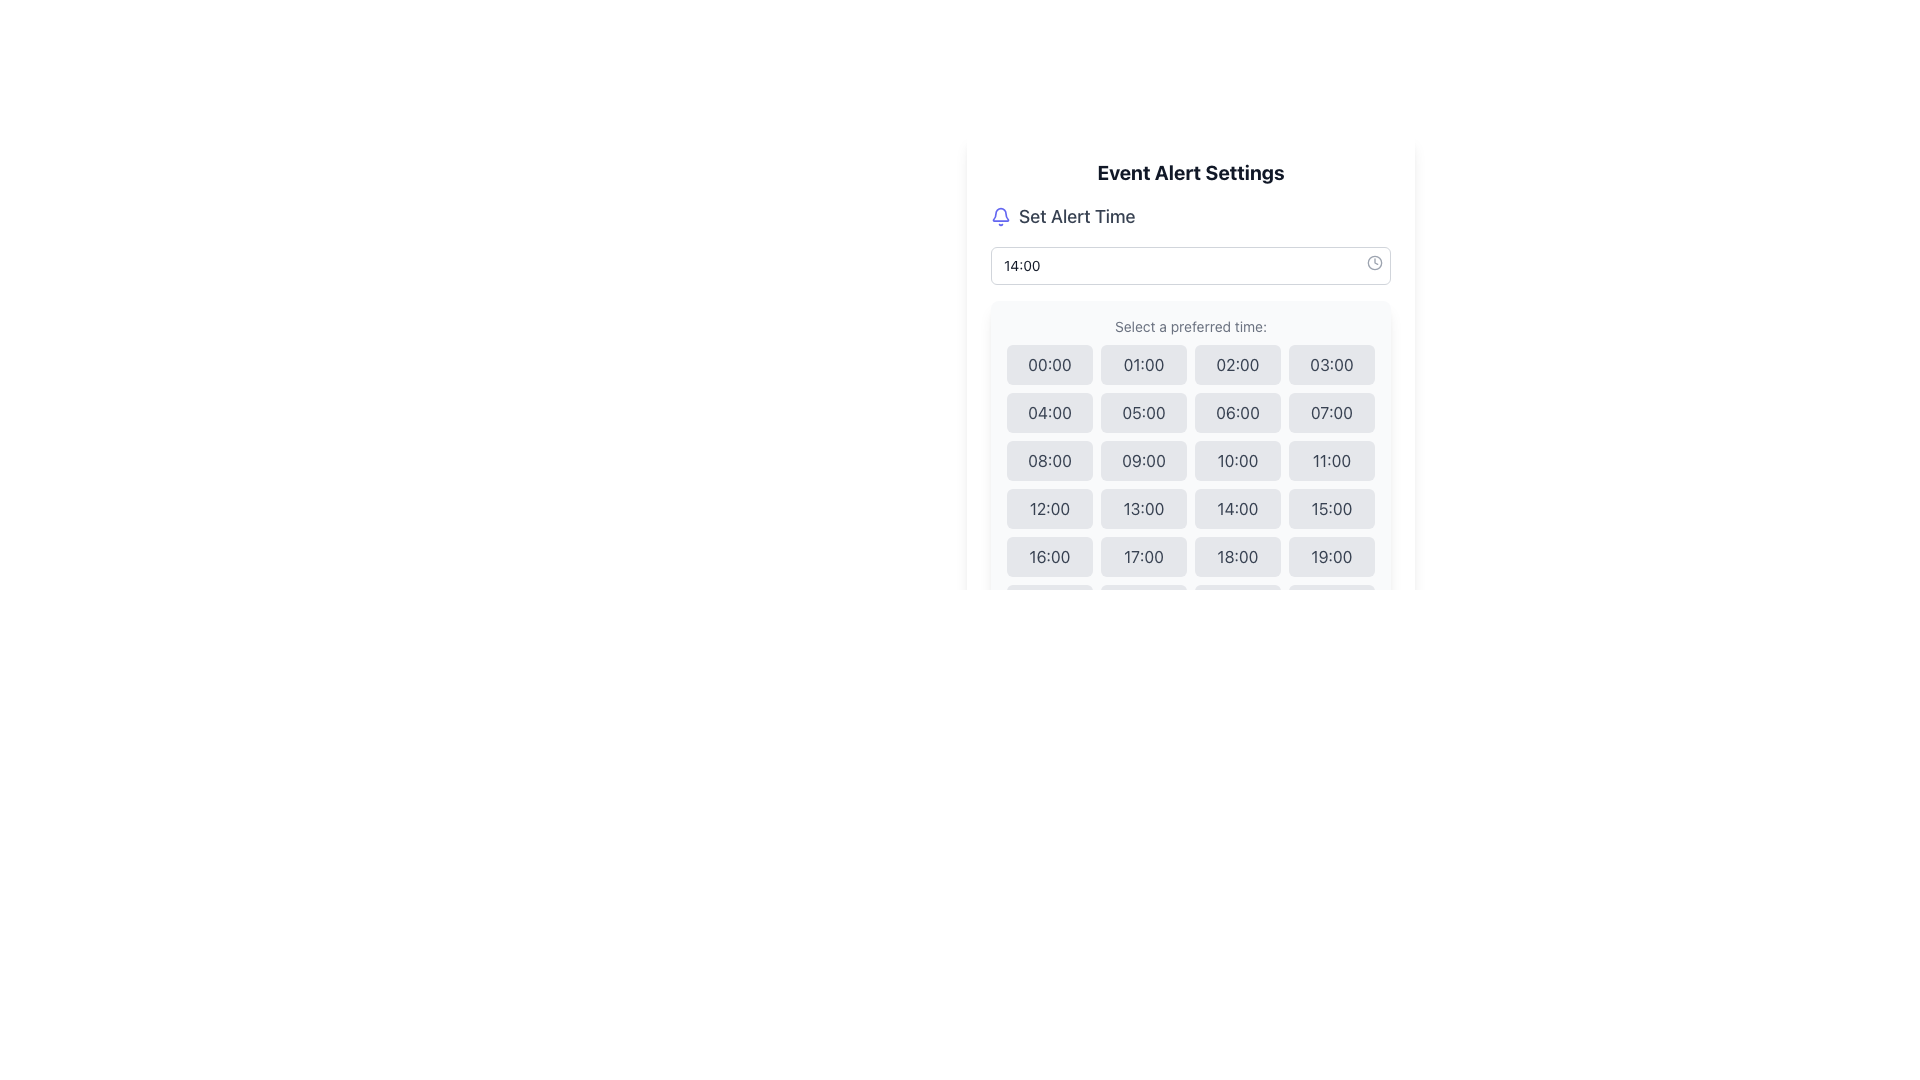 The height and width of the screenshot is (1080, 1920). What do you see at coordinates (1190, 485) in the screenshot?
I see `the interactive grid buttons arranged in four columns and multiple rows` at bounding box center [1190, 485].